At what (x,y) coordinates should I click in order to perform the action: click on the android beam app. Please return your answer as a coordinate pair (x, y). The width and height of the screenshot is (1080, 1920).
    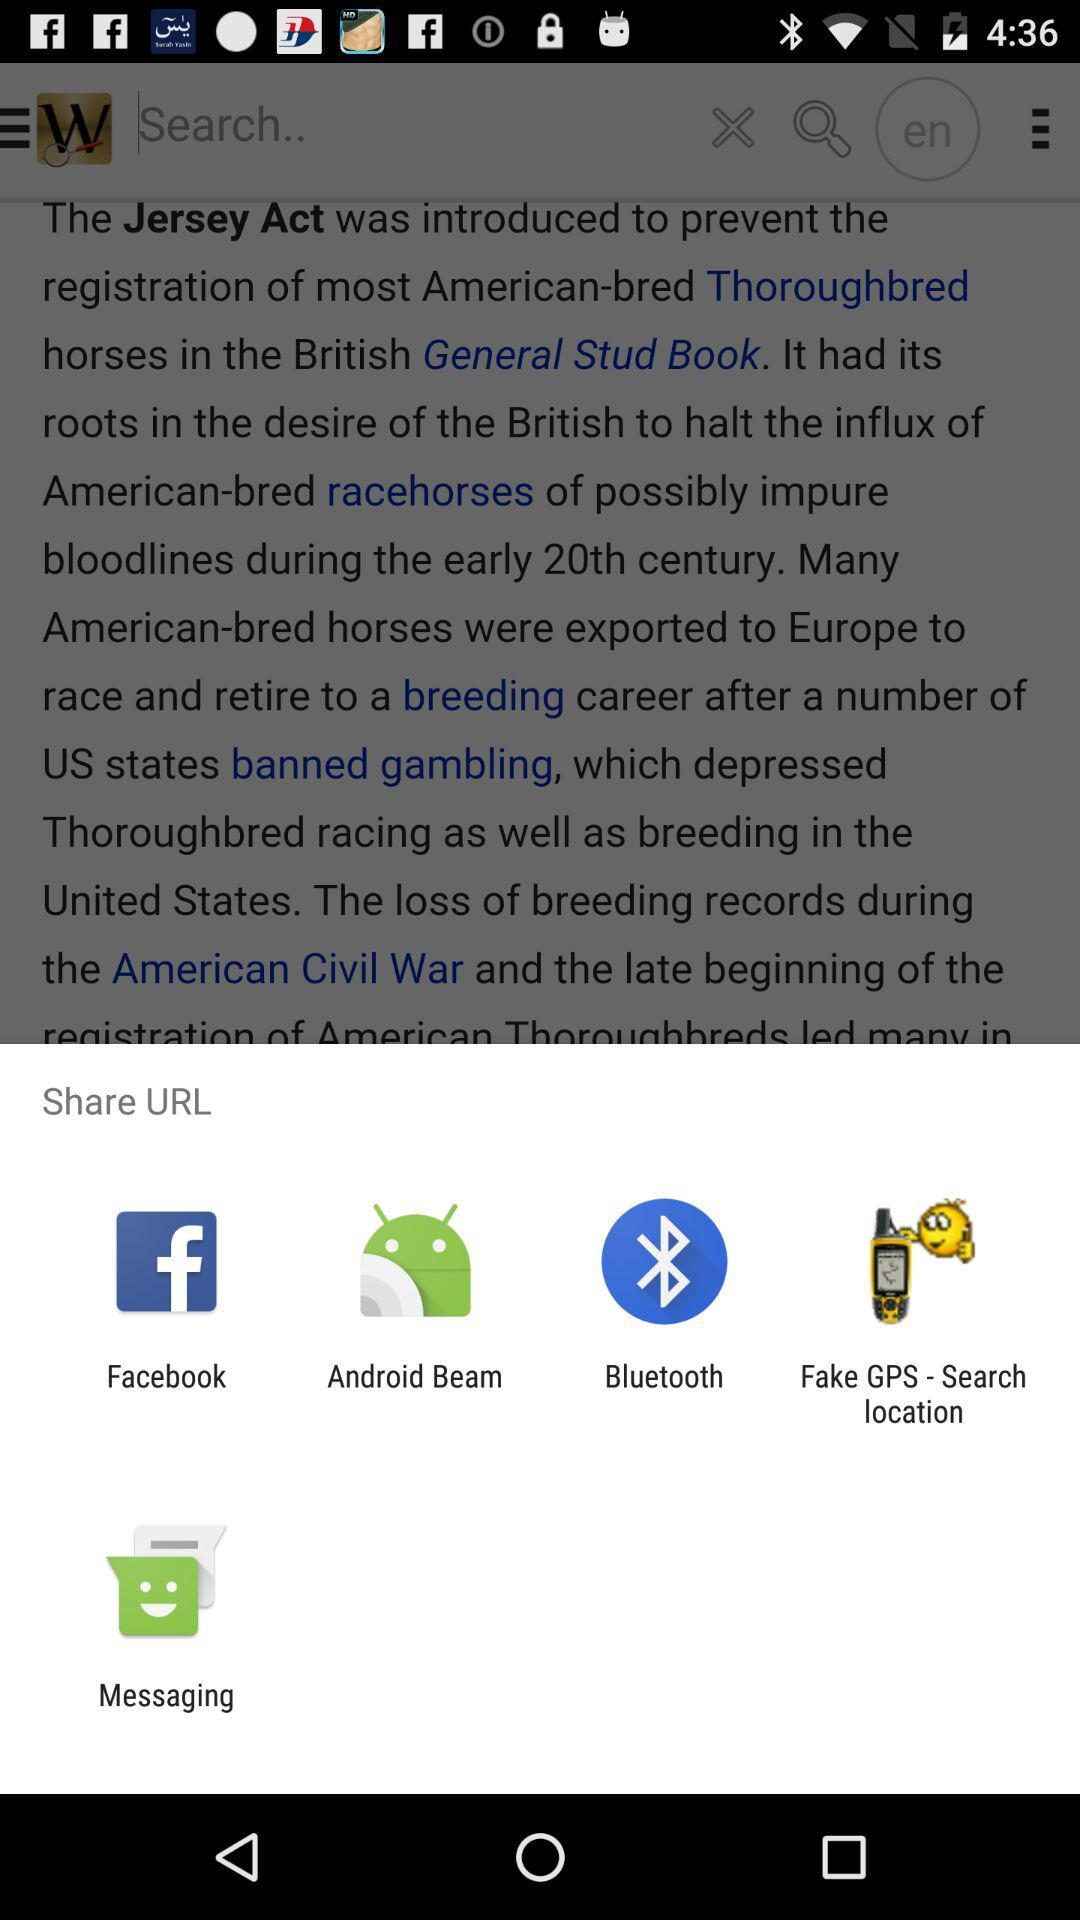
    Looking at the image, I should click on (414, 1392).